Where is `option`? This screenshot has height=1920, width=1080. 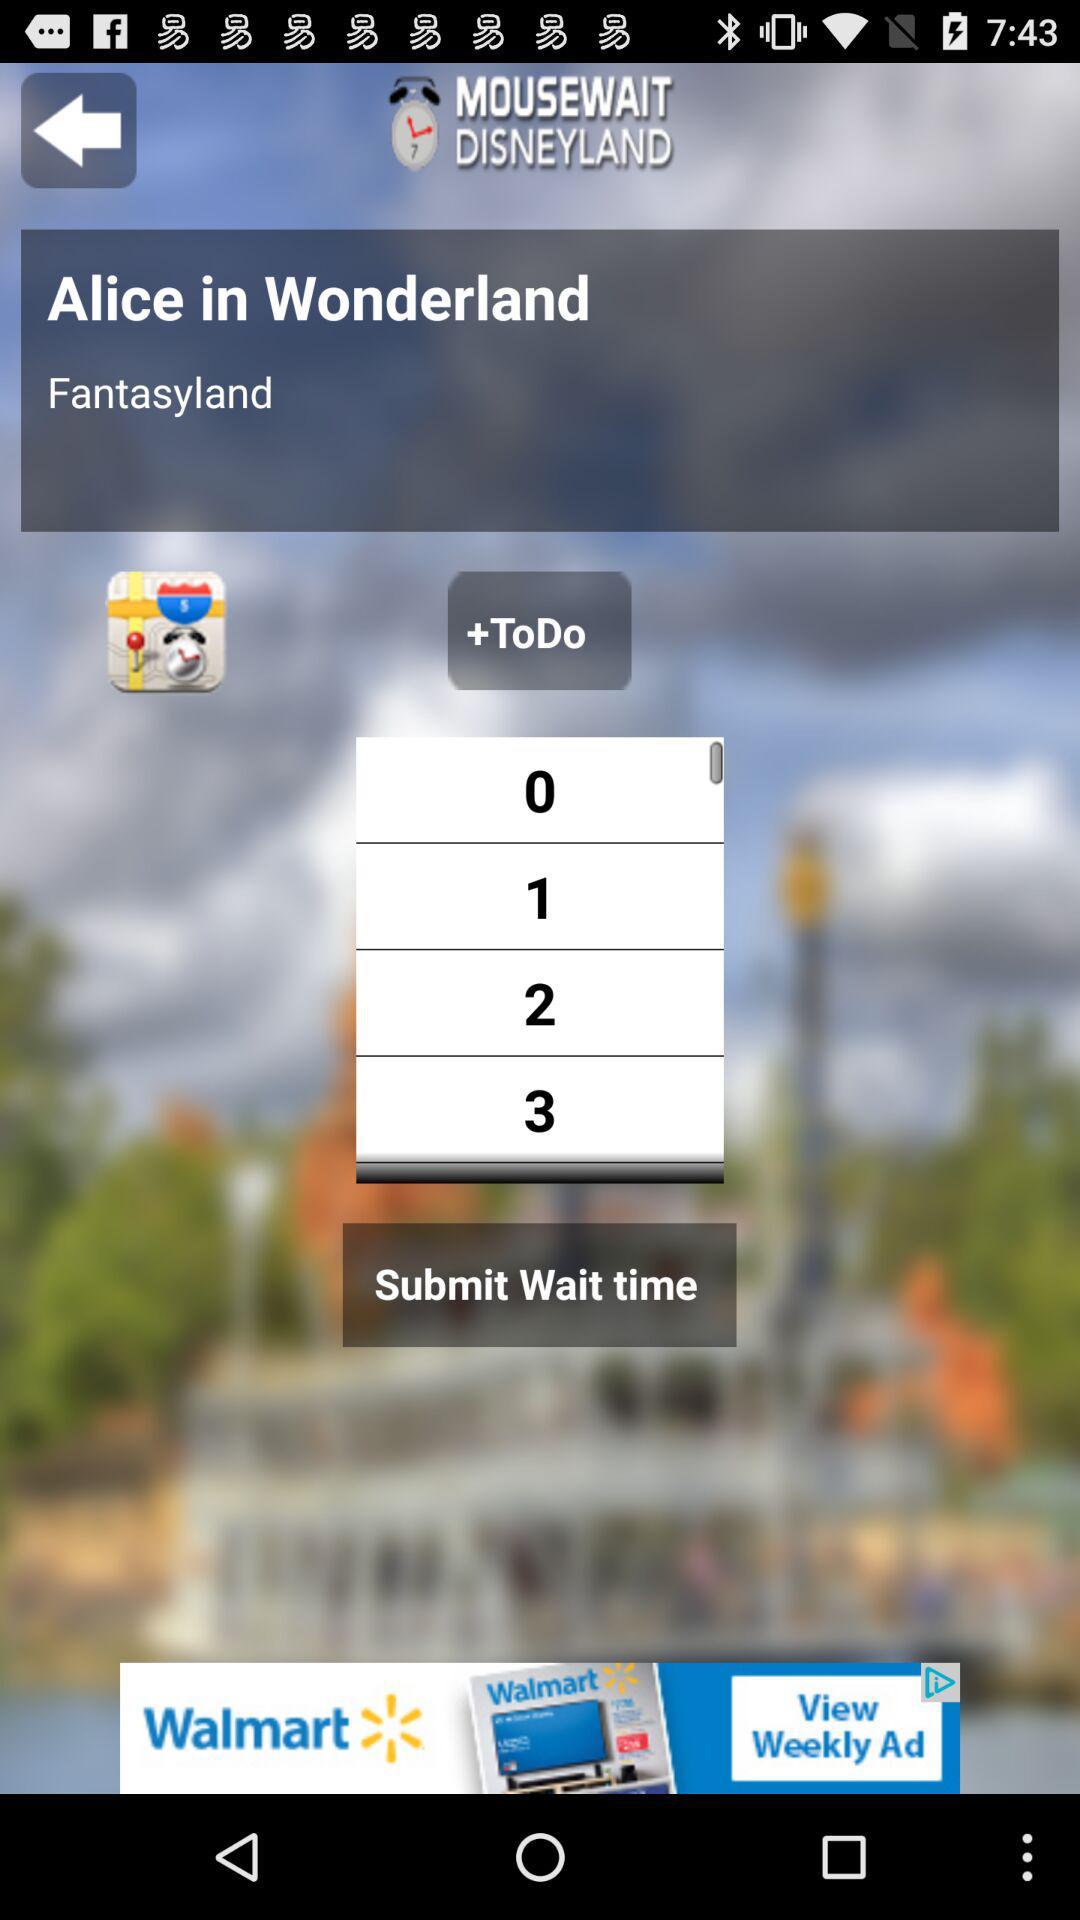 option is located at coordinates (658, 960).